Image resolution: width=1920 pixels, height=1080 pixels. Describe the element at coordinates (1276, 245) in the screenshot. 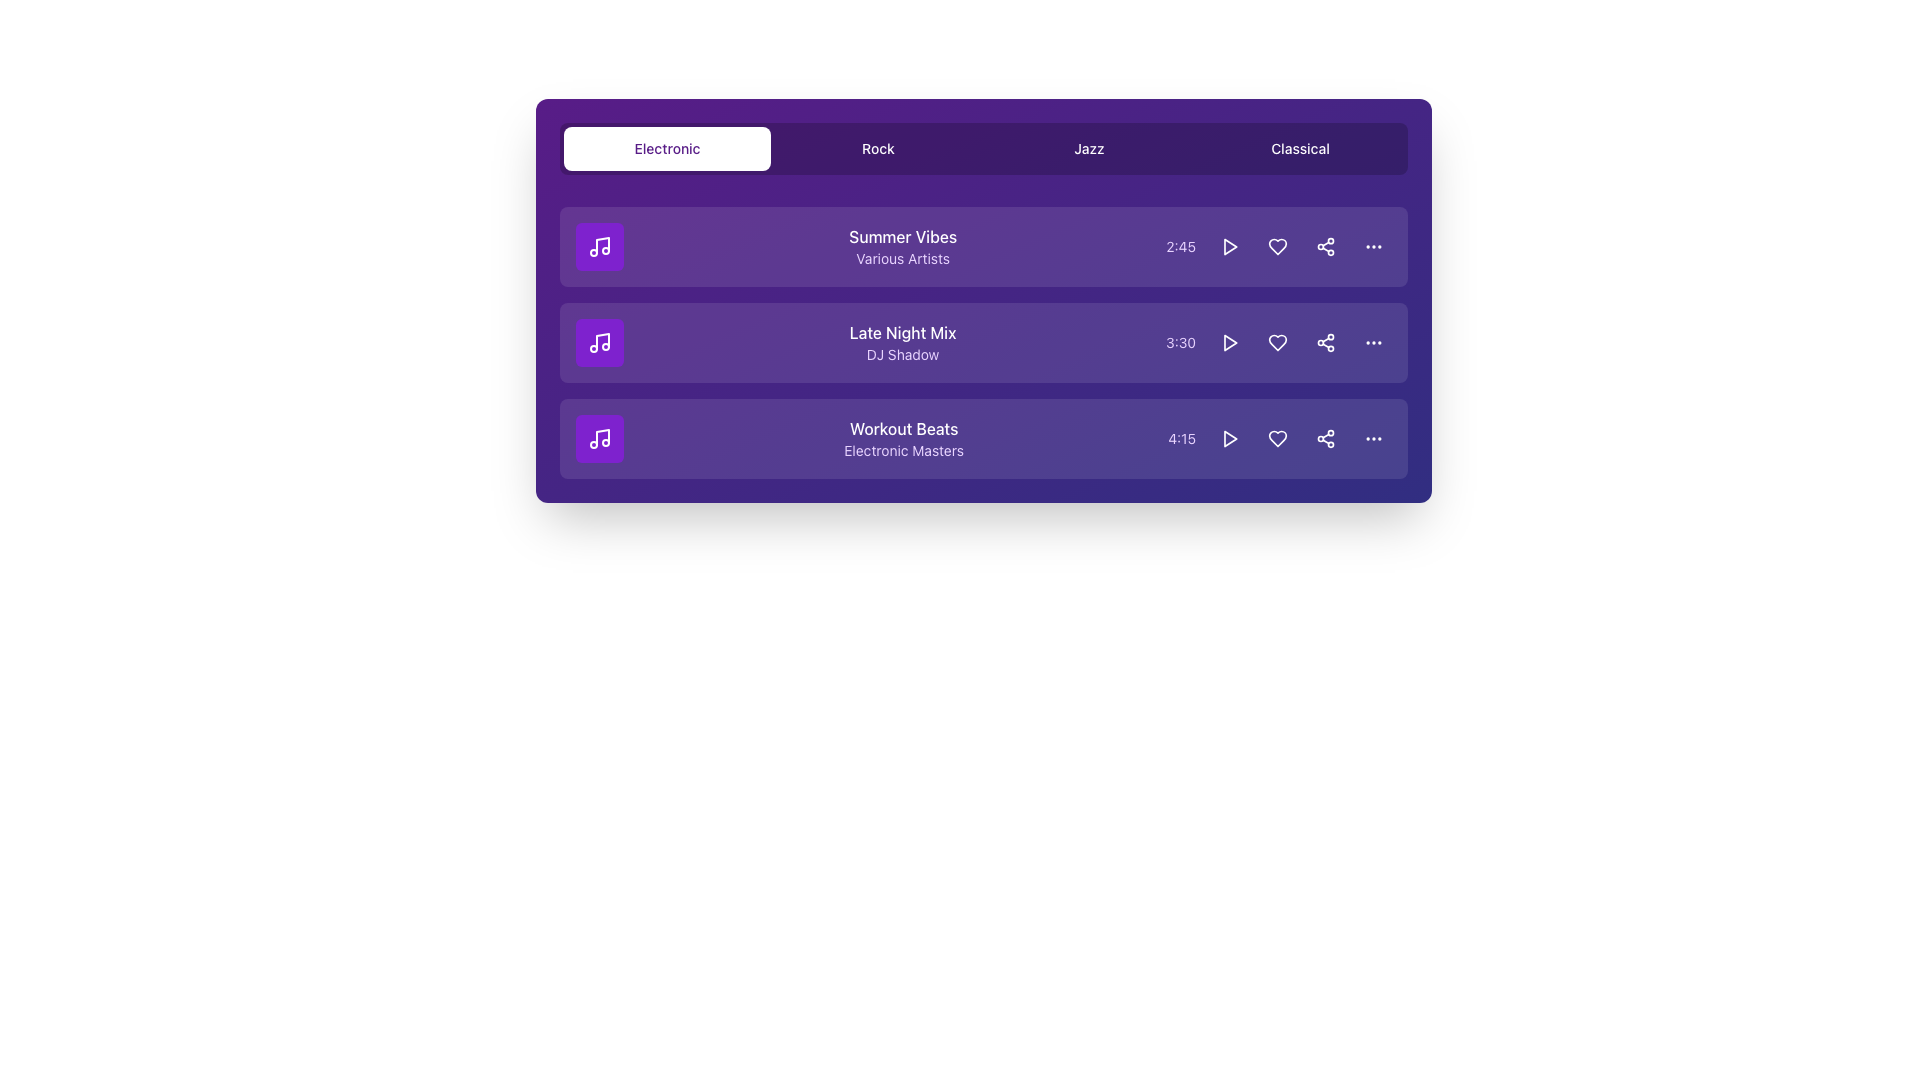

I see `the heart icon button, which is styled in white on a purple background, located in the rightmost section of the first row of the track list, adjacent to the 'Play' and 'Share' icons` at that location.